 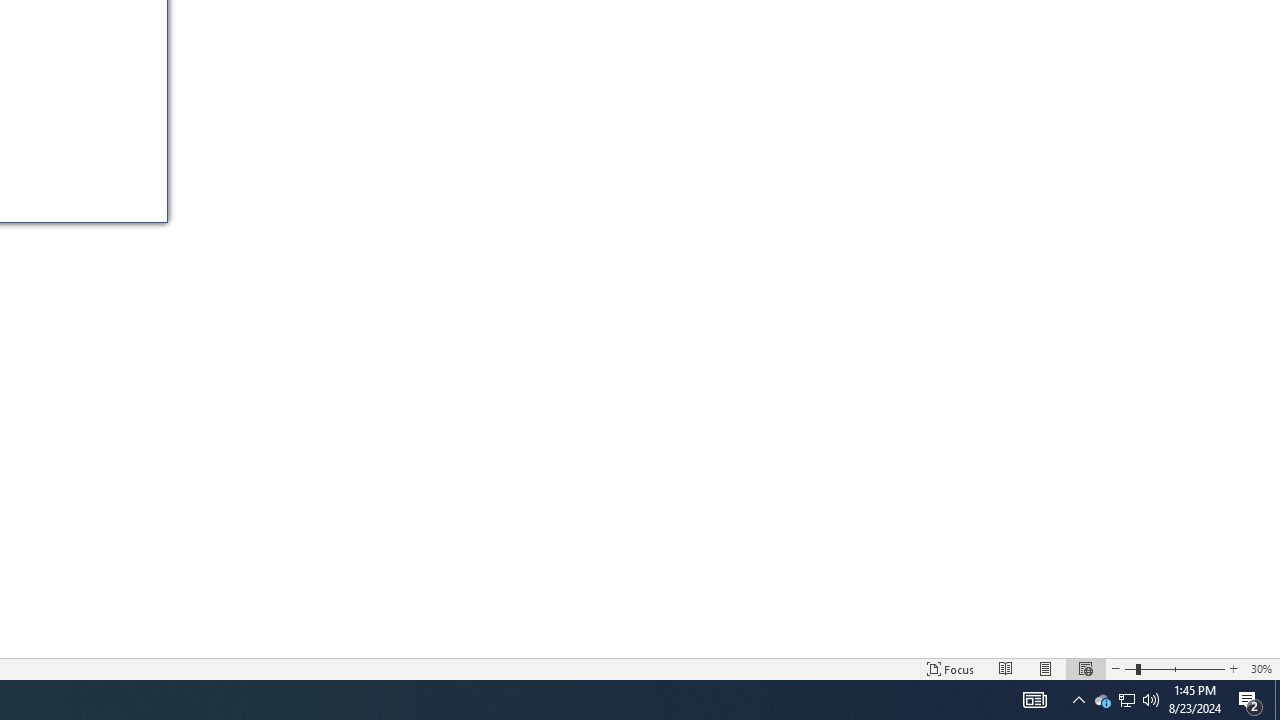 What do you see at coordinates (1276, 698) in the screenshot?
I see `'Show desktop'` at bounding box center [1276, 698].